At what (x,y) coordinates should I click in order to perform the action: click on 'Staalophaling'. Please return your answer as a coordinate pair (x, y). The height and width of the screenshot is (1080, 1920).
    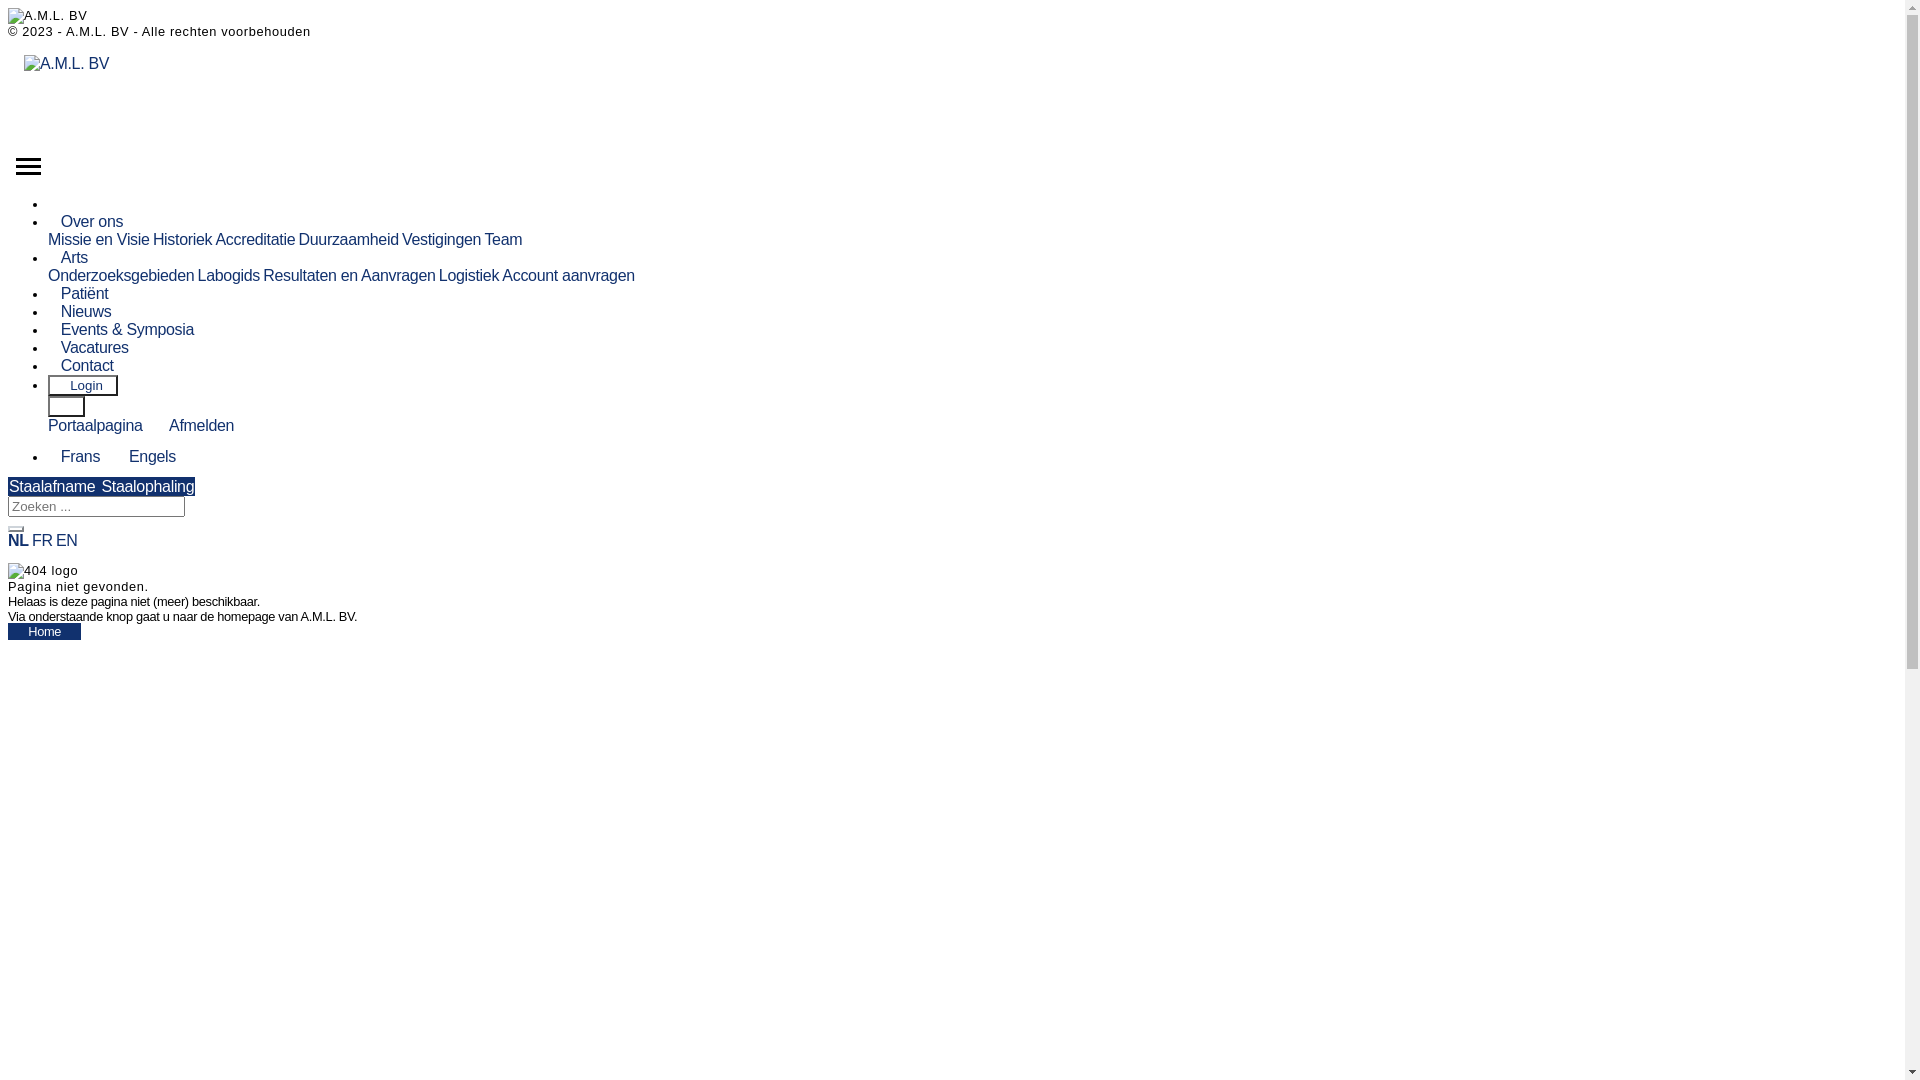
    Looking at the image, I should click on (146, 486).